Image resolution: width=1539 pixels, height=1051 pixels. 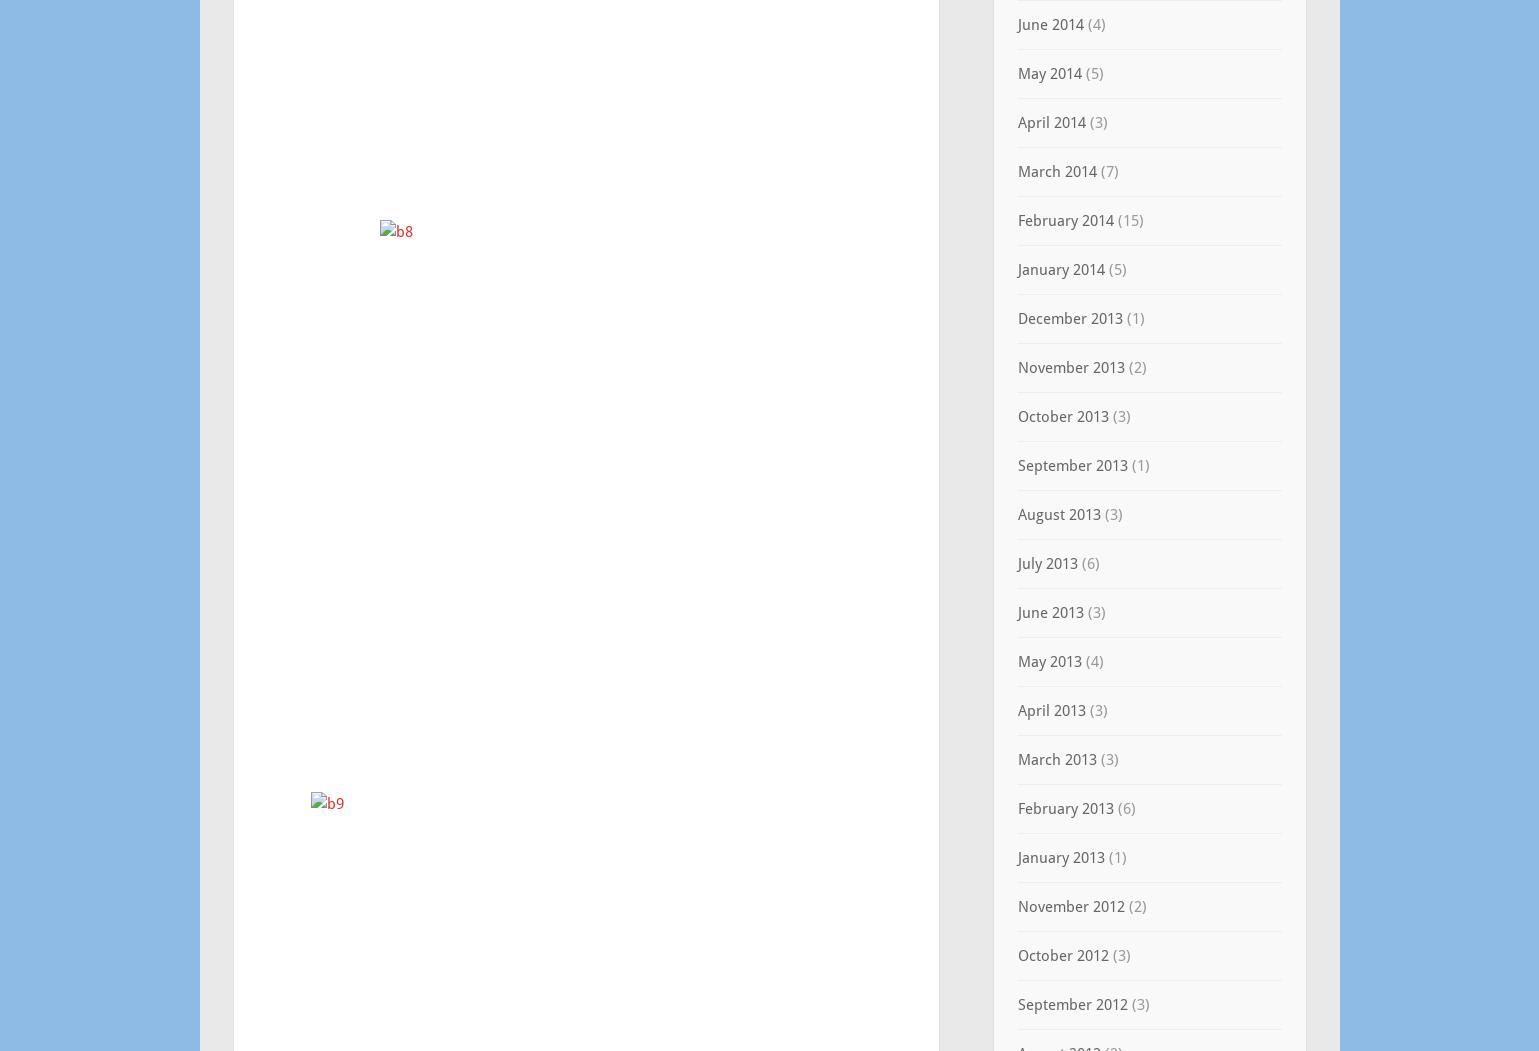 I want to click on 'September 2012', so click(x=1071, y=1004).